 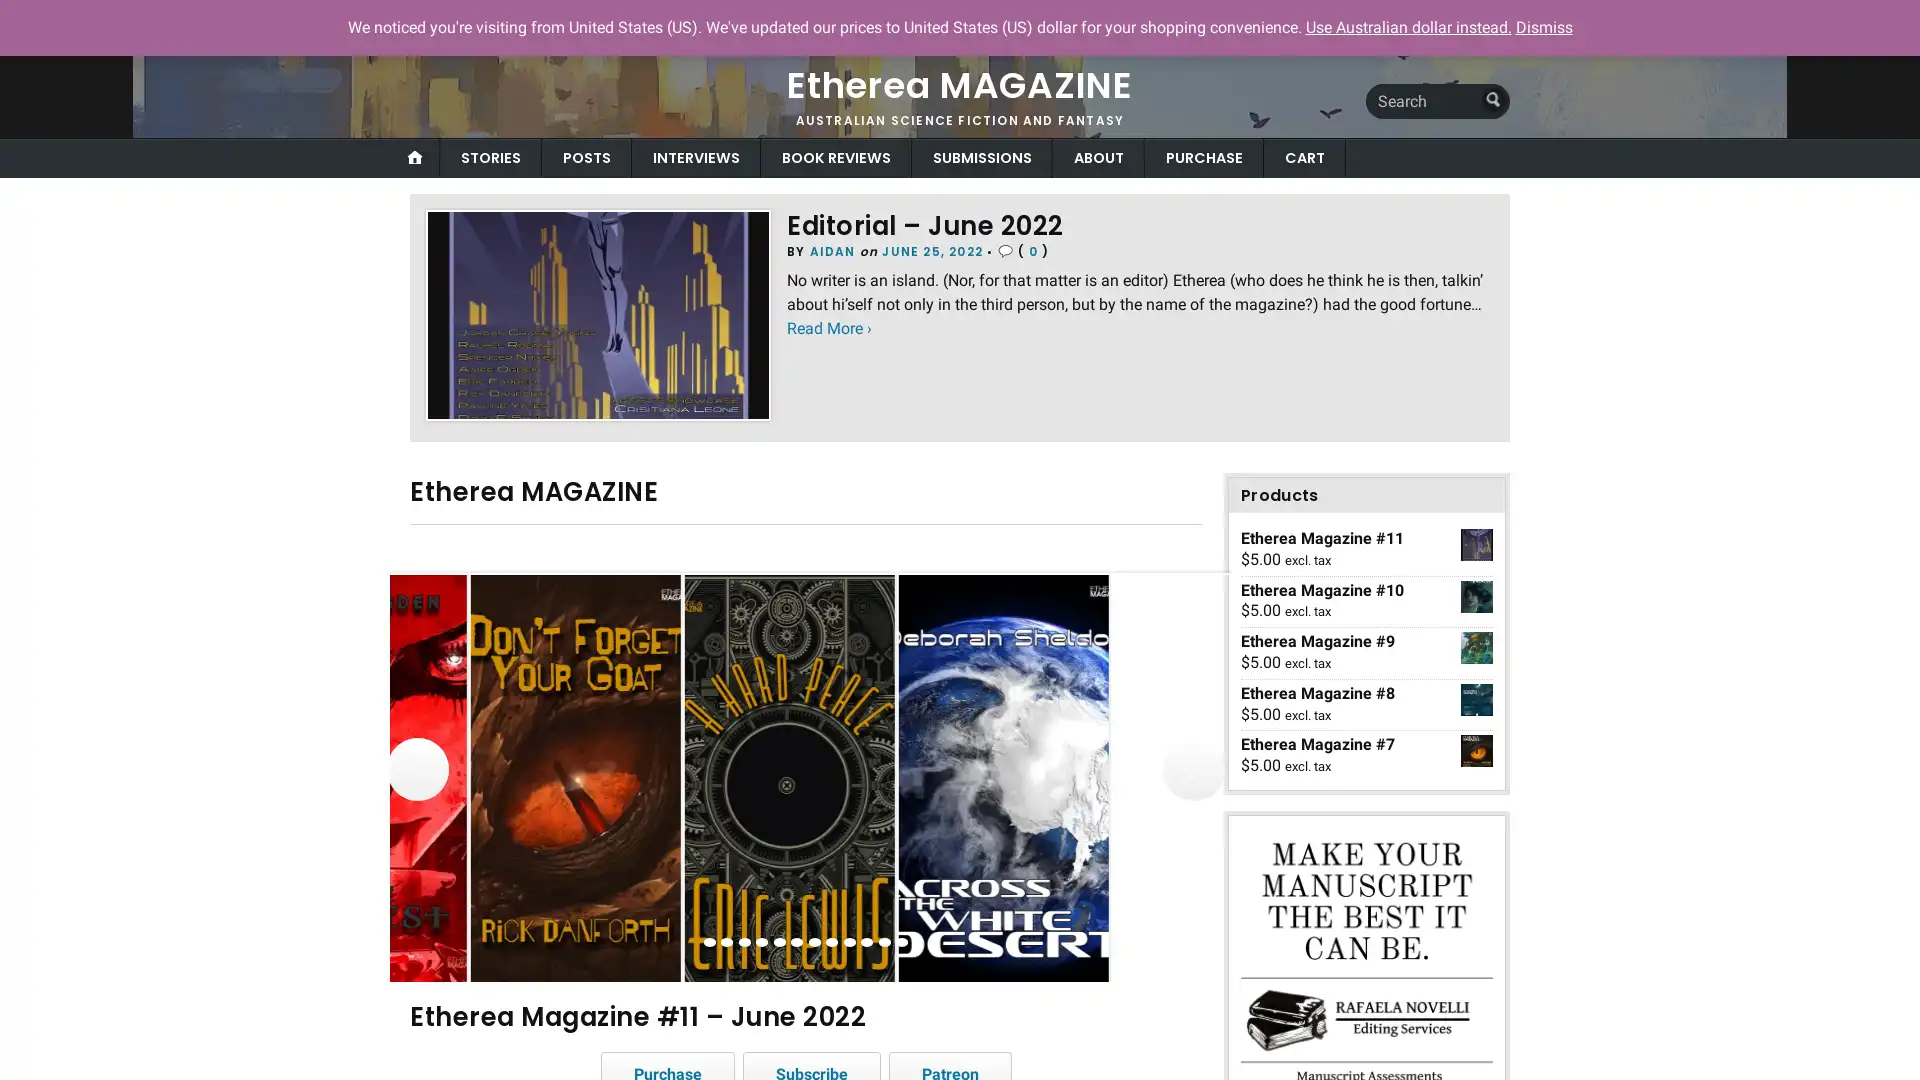 I want to click on view image 1 of 12 in carousel, so click(x=709, y=941).